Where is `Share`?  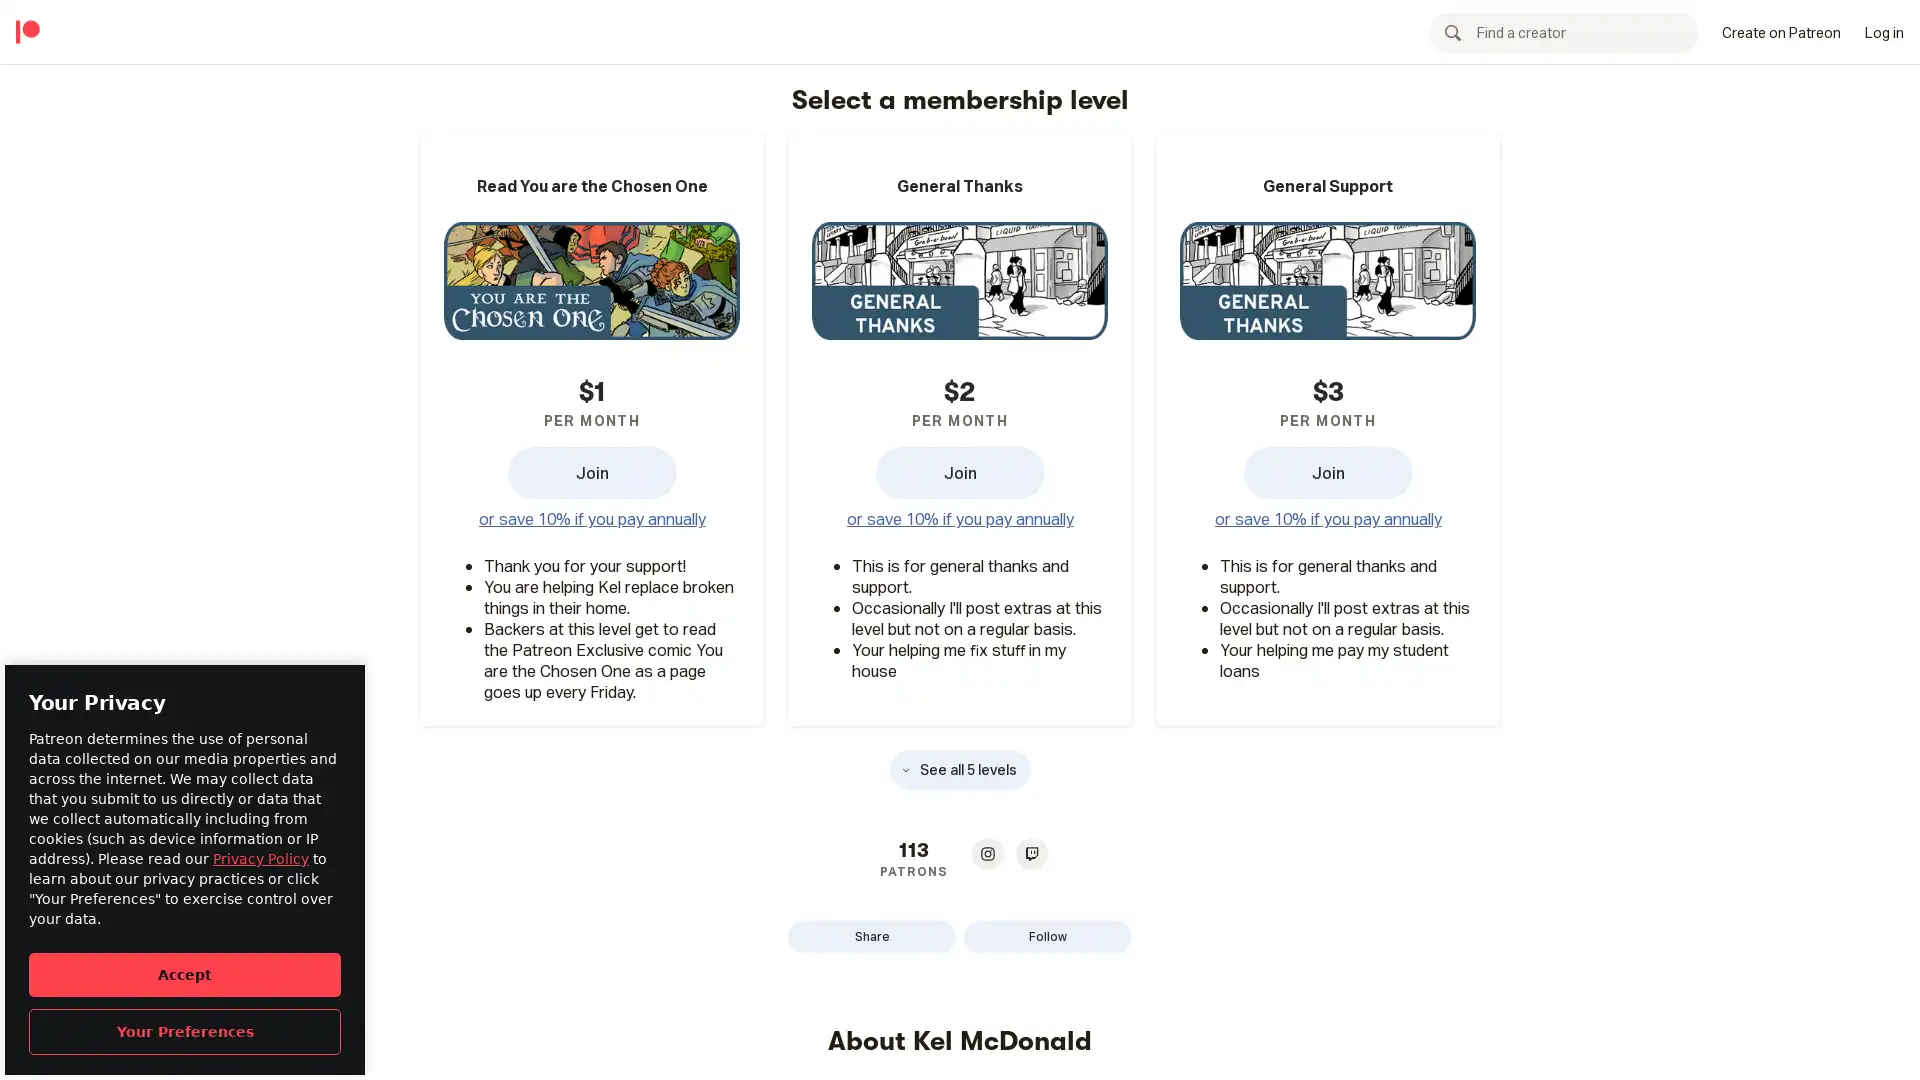 Share is located at coordinates (872, 936).